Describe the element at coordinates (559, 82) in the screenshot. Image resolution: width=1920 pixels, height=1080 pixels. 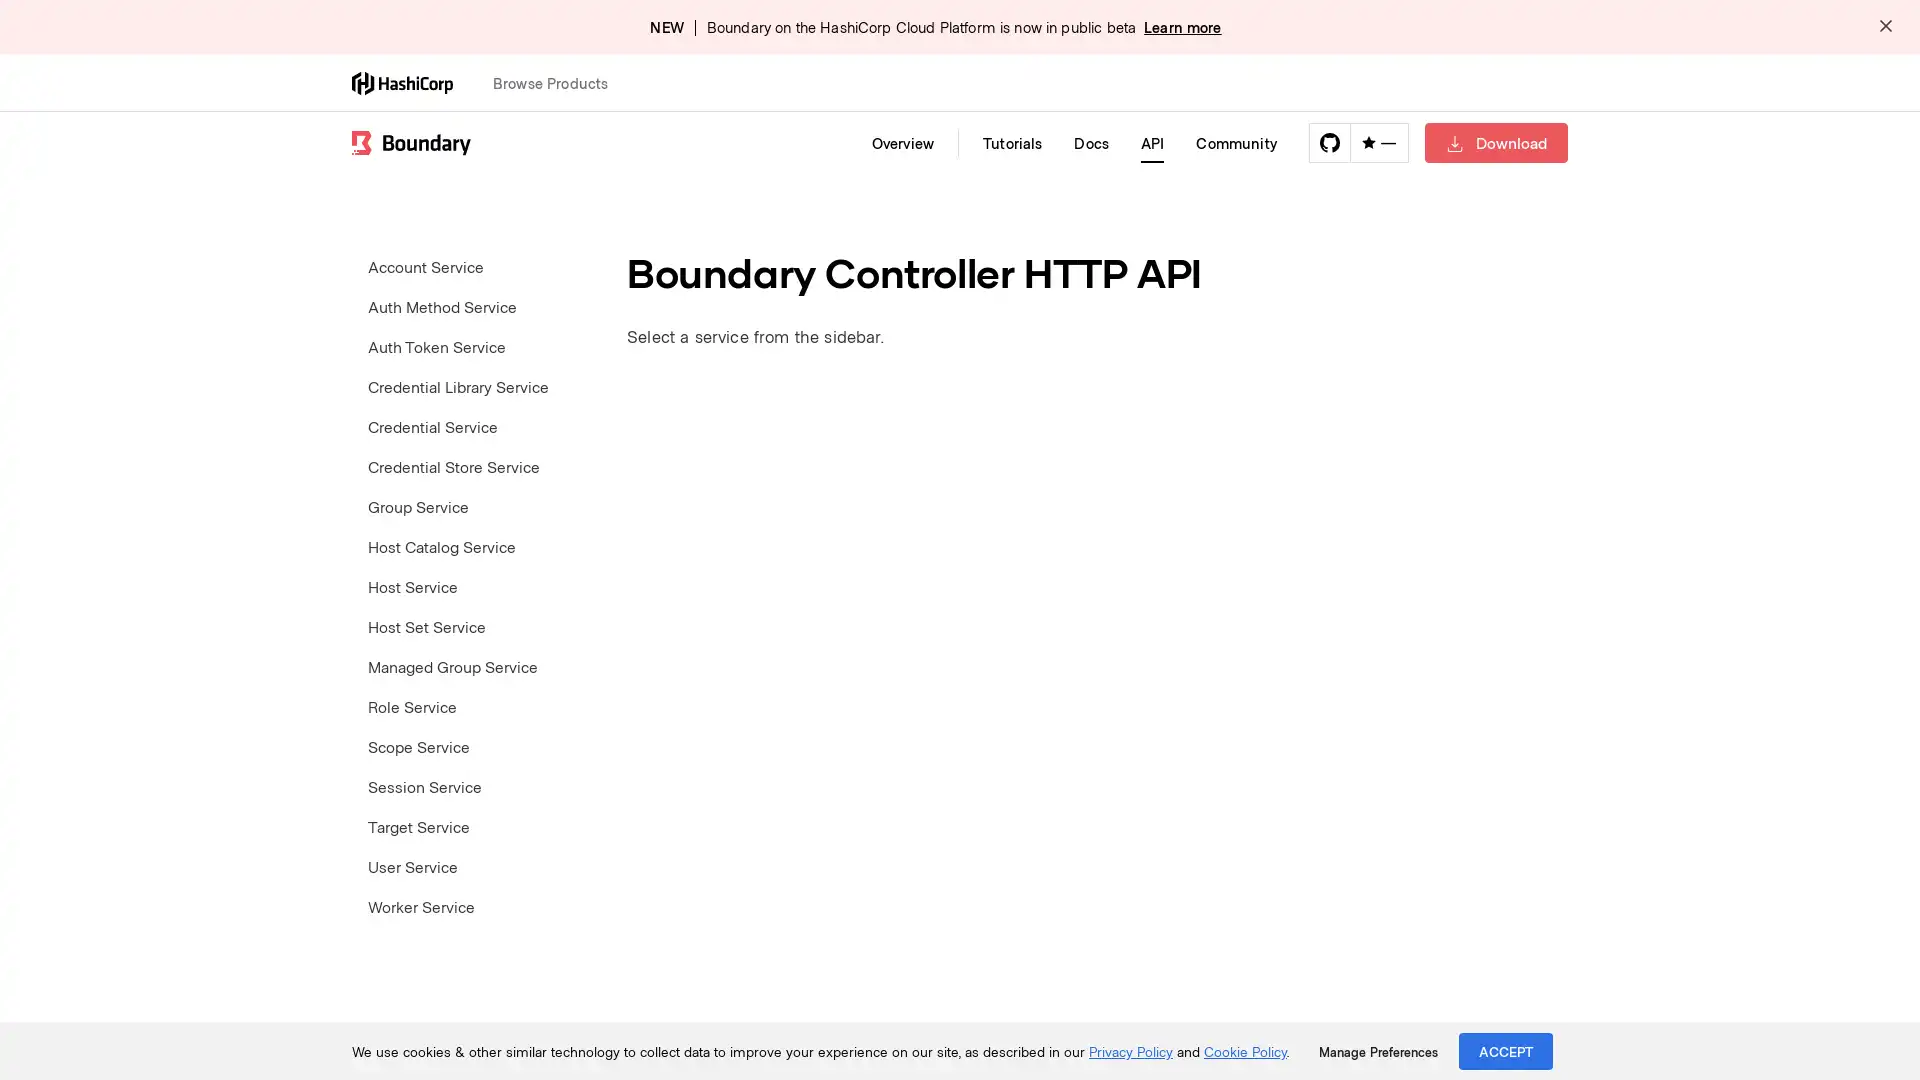
I see `Browse Products Open this menu` at that location.